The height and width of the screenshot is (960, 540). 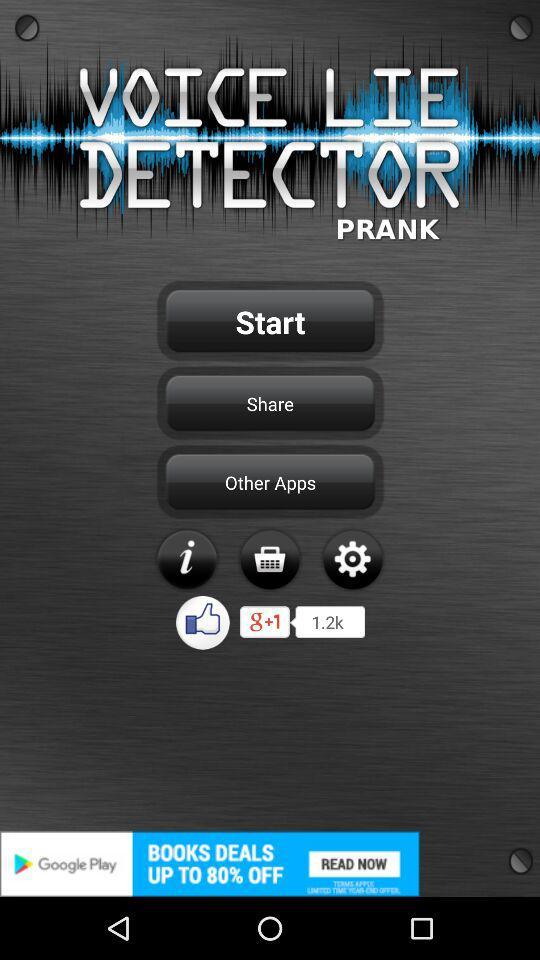 What do you see at coordinates (202, 621) in the screenshot?
I see `like with facebook` at bounding box center [202, 621].